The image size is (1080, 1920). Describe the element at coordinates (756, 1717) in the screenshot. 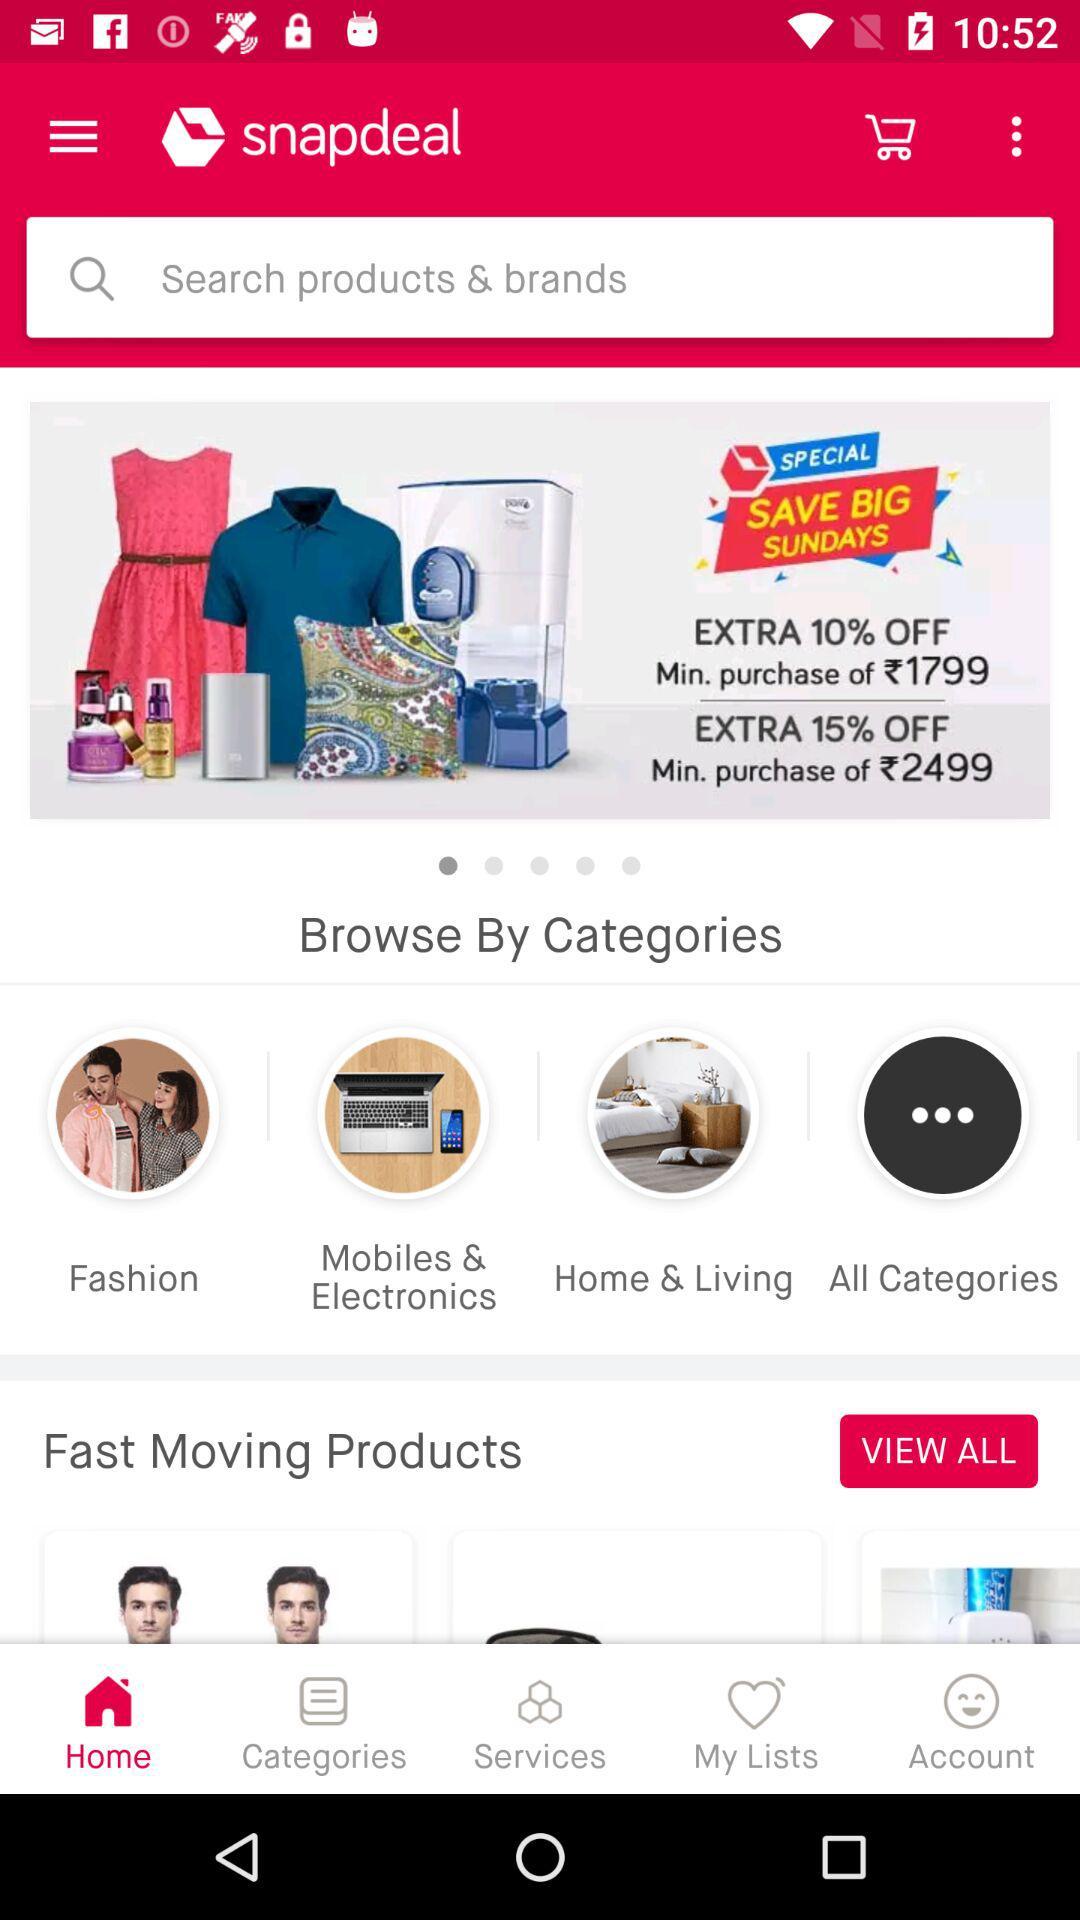

I see `the item next to the account` at that location.